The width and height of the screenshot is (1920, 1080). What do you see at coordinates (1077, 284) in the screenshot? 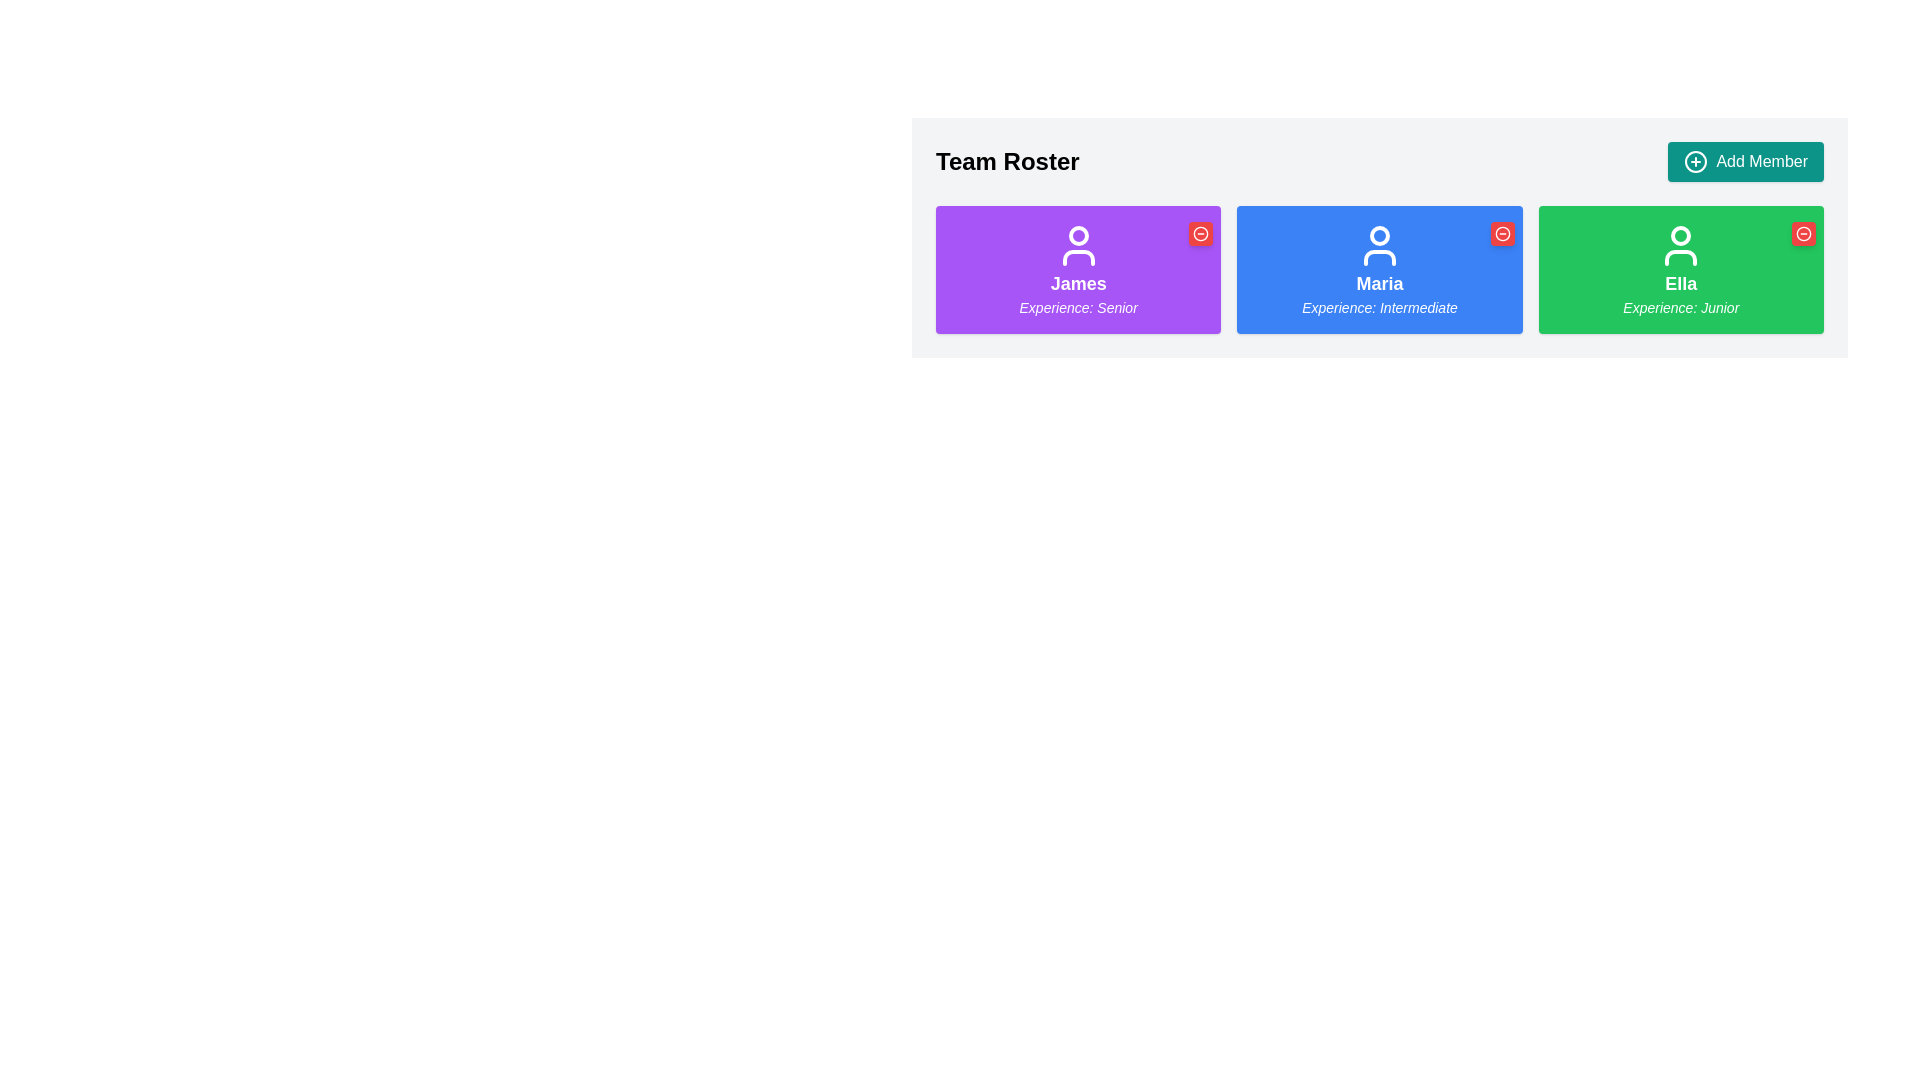
I see `the user name displayed` at bounding box center [1077, 284].